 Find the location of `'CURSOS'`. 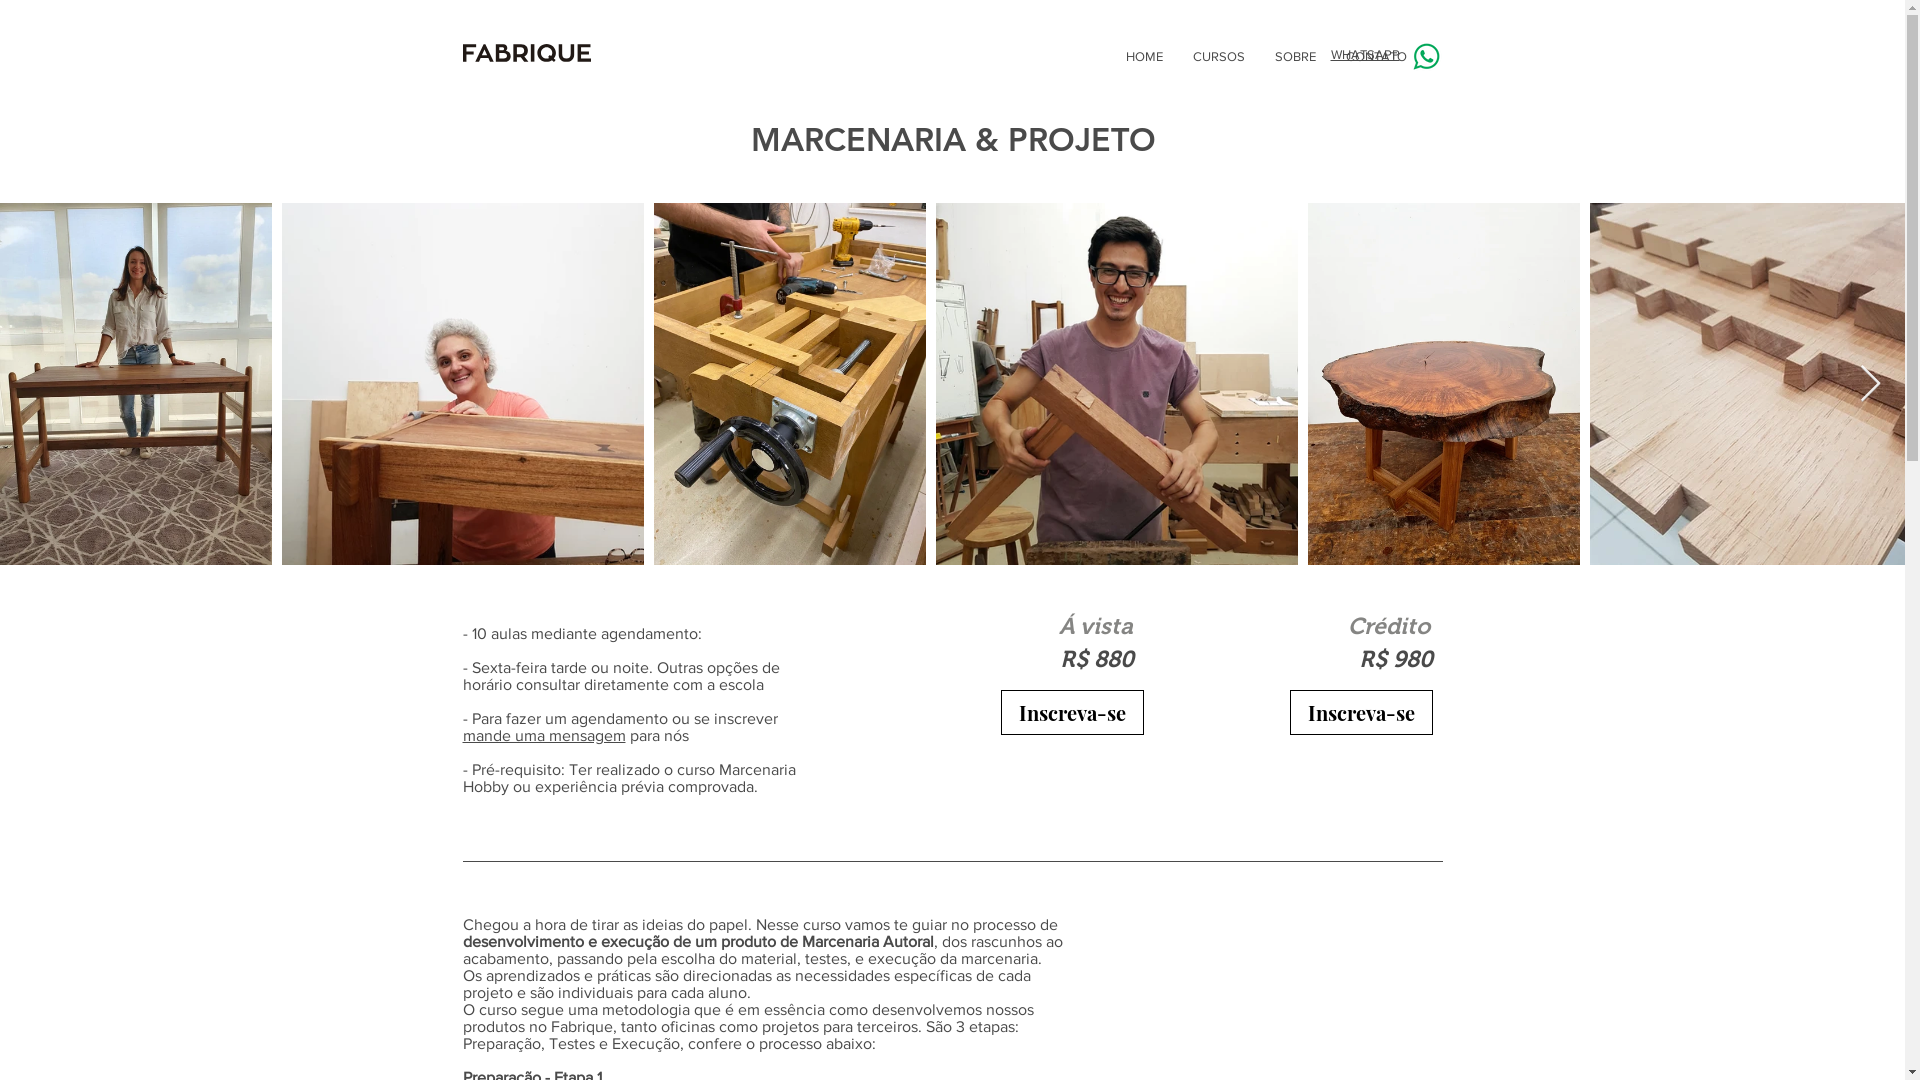

'CURSOS' is located at coordinates (1218, 56).